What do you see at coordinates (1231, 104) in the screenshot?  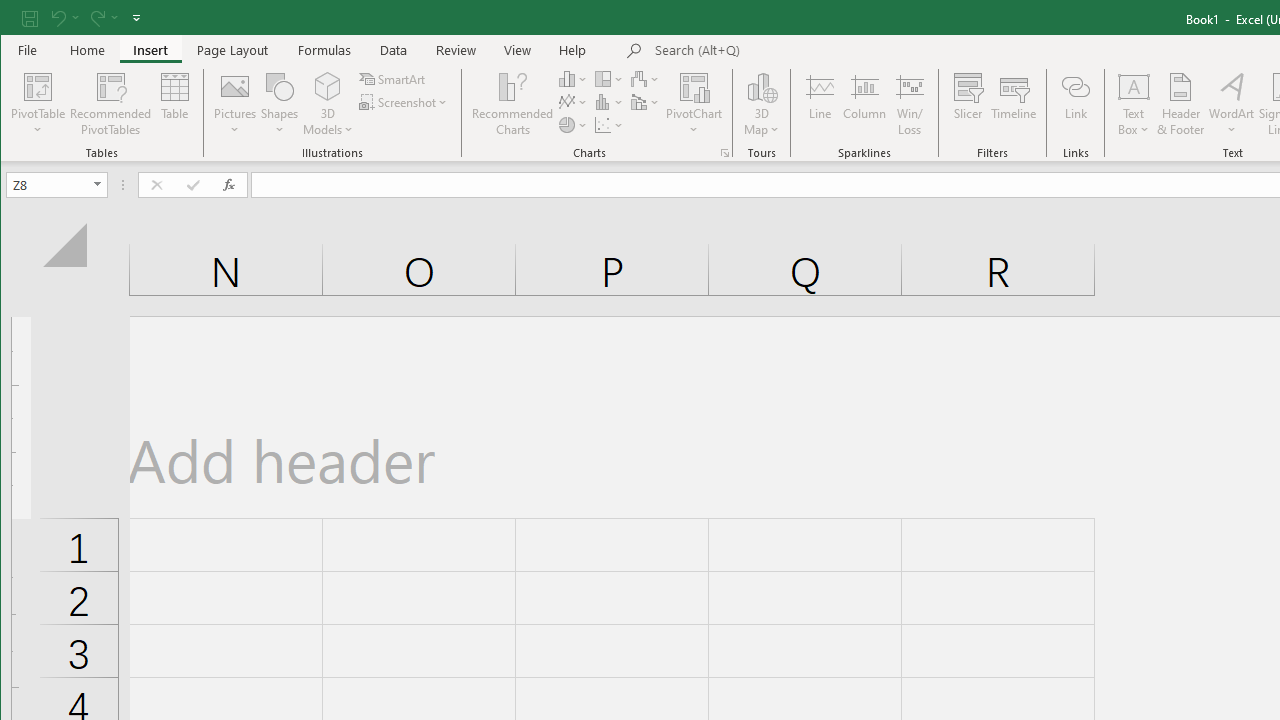 I see `'WordArt'` at bounding box center [1231, 104].